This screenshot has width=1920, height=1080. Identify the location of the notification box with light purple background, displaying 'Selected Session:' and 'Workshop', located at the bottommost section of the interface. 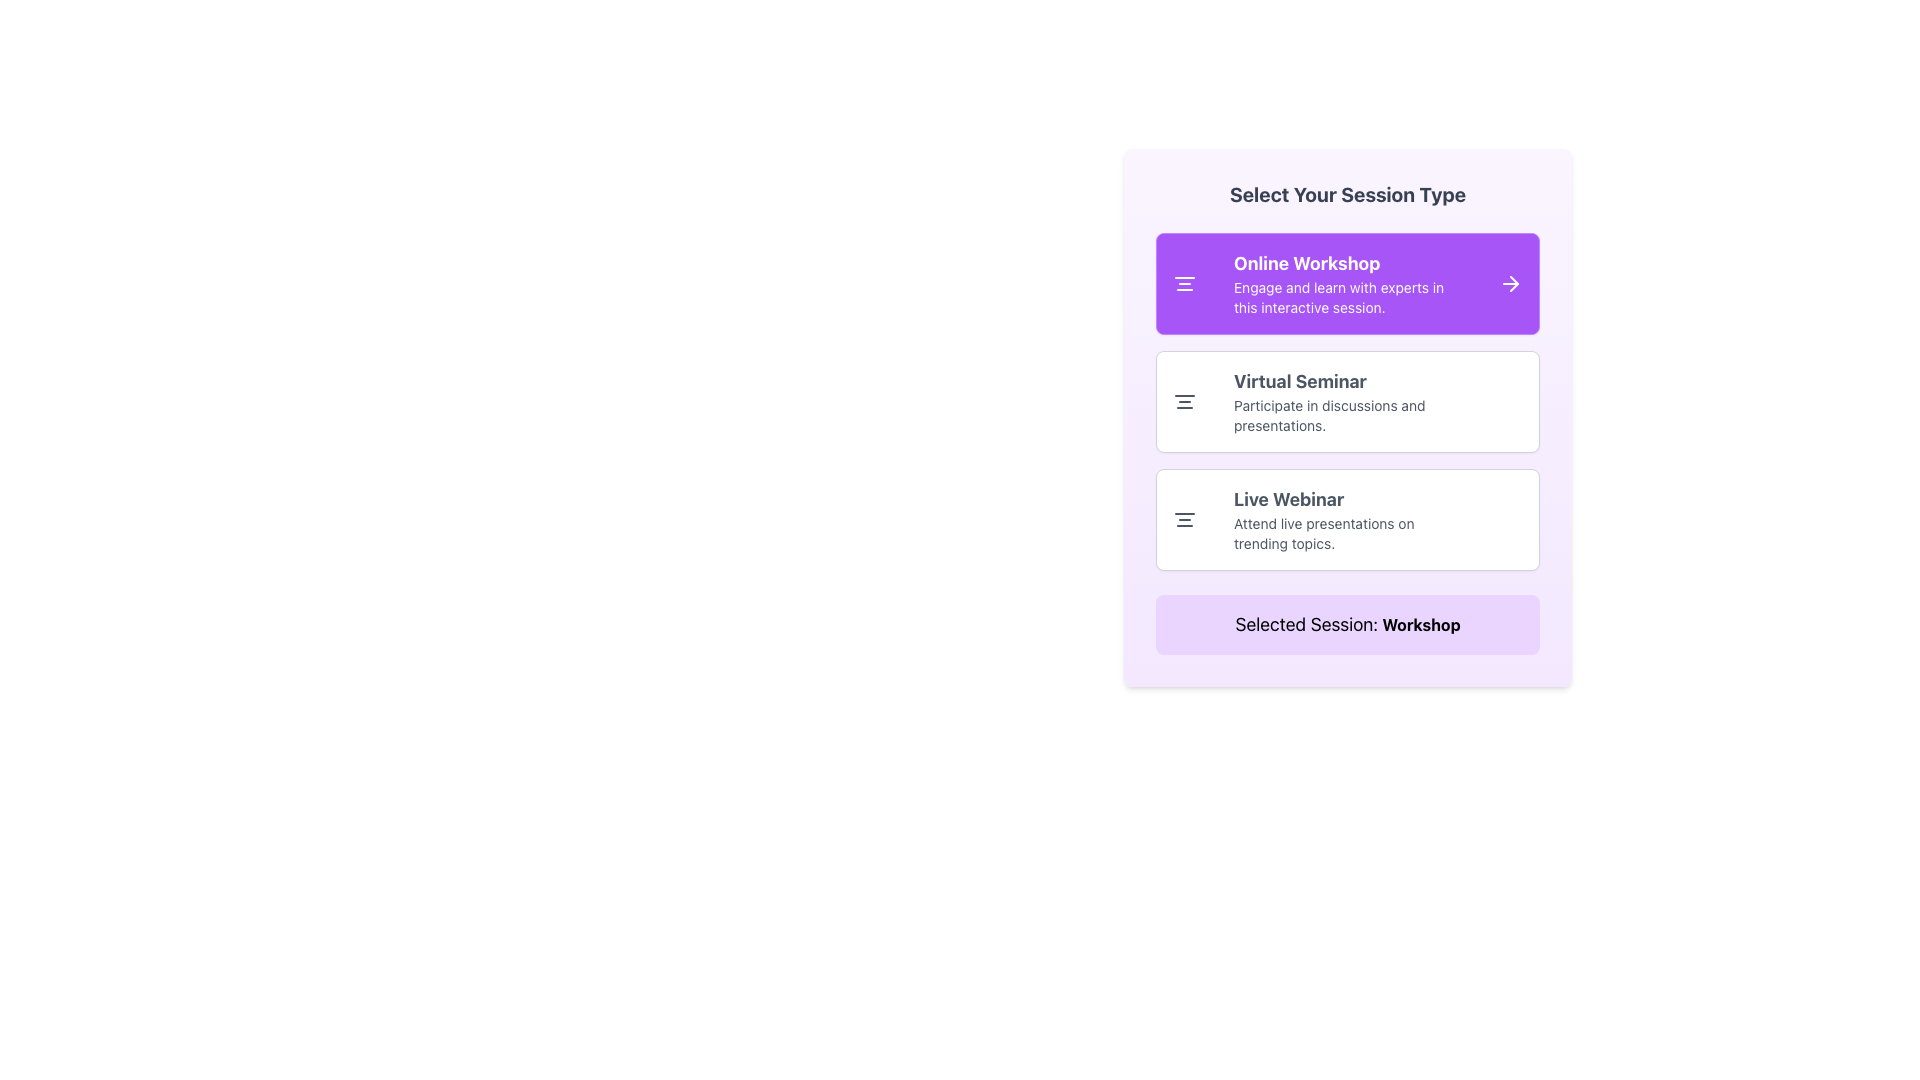
(1348, 623).